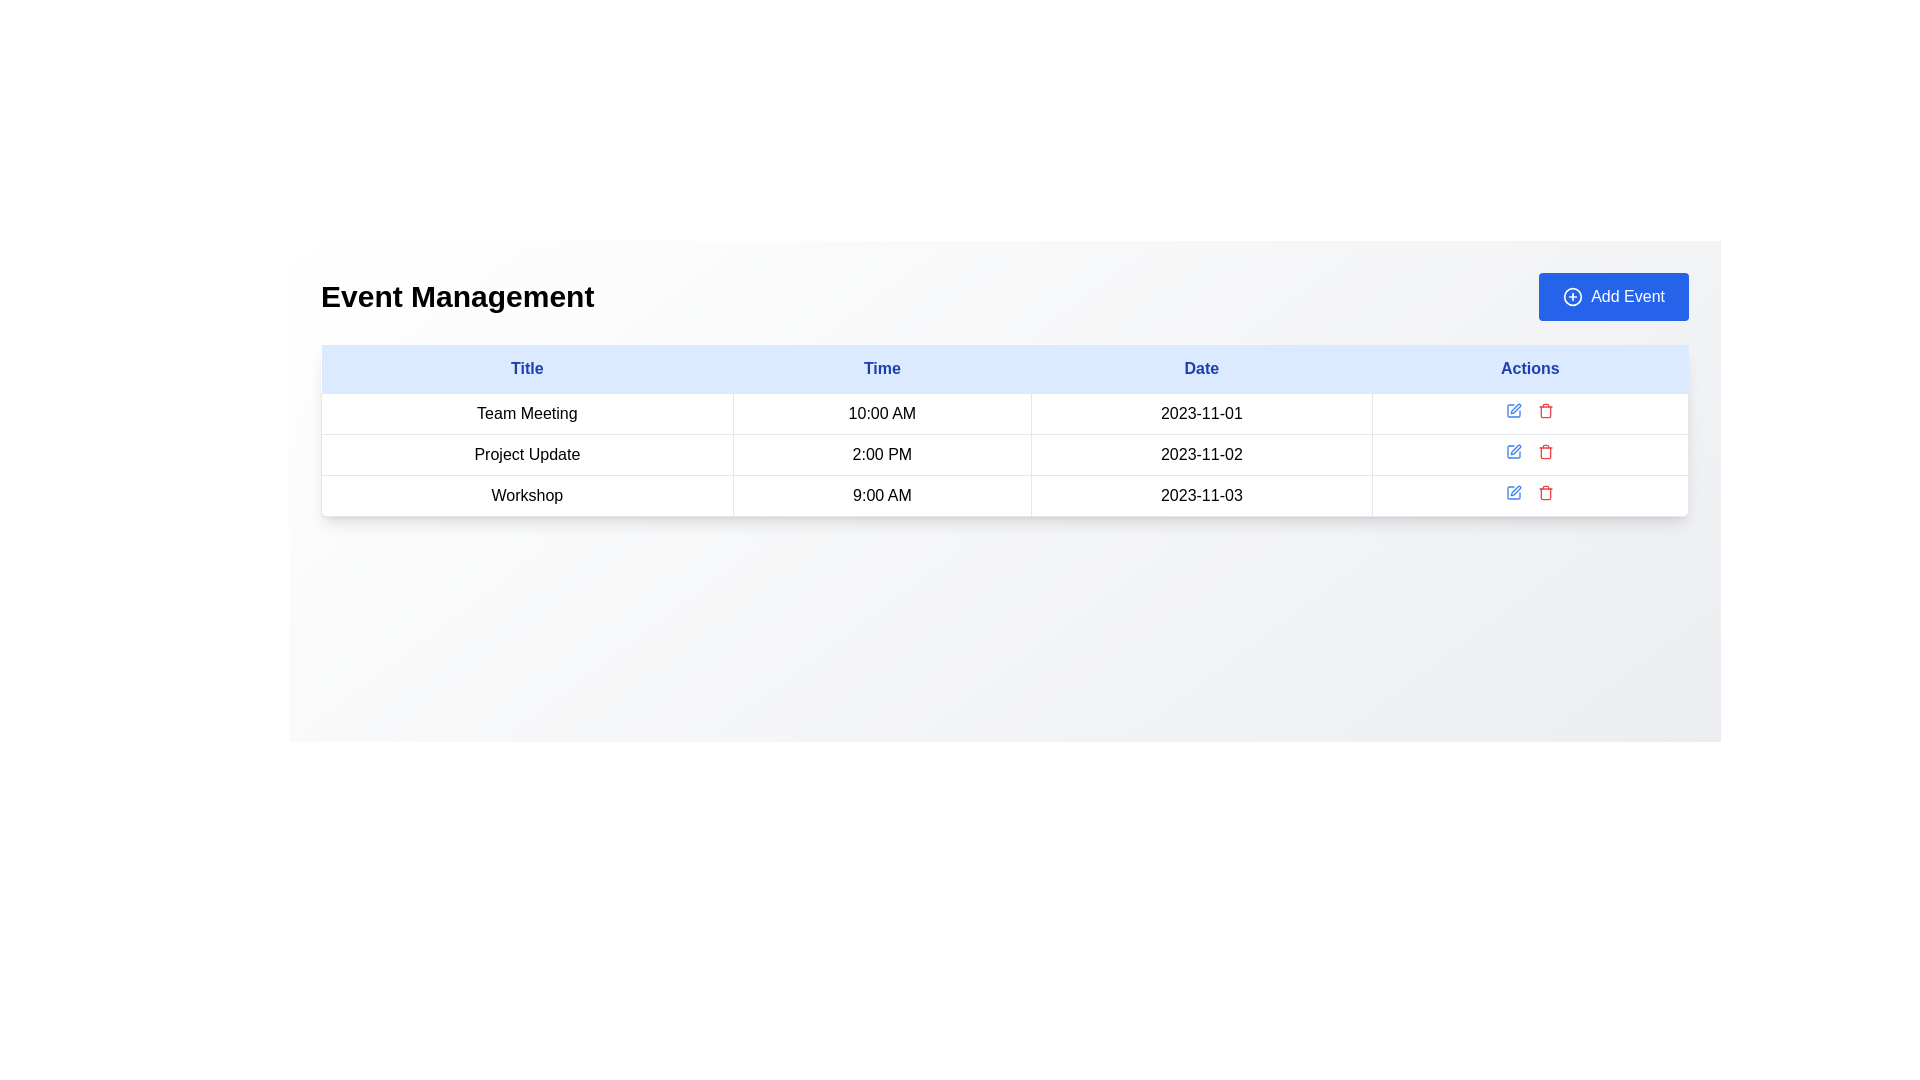 Image resolution: width=1920 pixels, height=1080 pixels. I want to click on the 'Date' label in the header row of the table to read it, so click(1200, 369).